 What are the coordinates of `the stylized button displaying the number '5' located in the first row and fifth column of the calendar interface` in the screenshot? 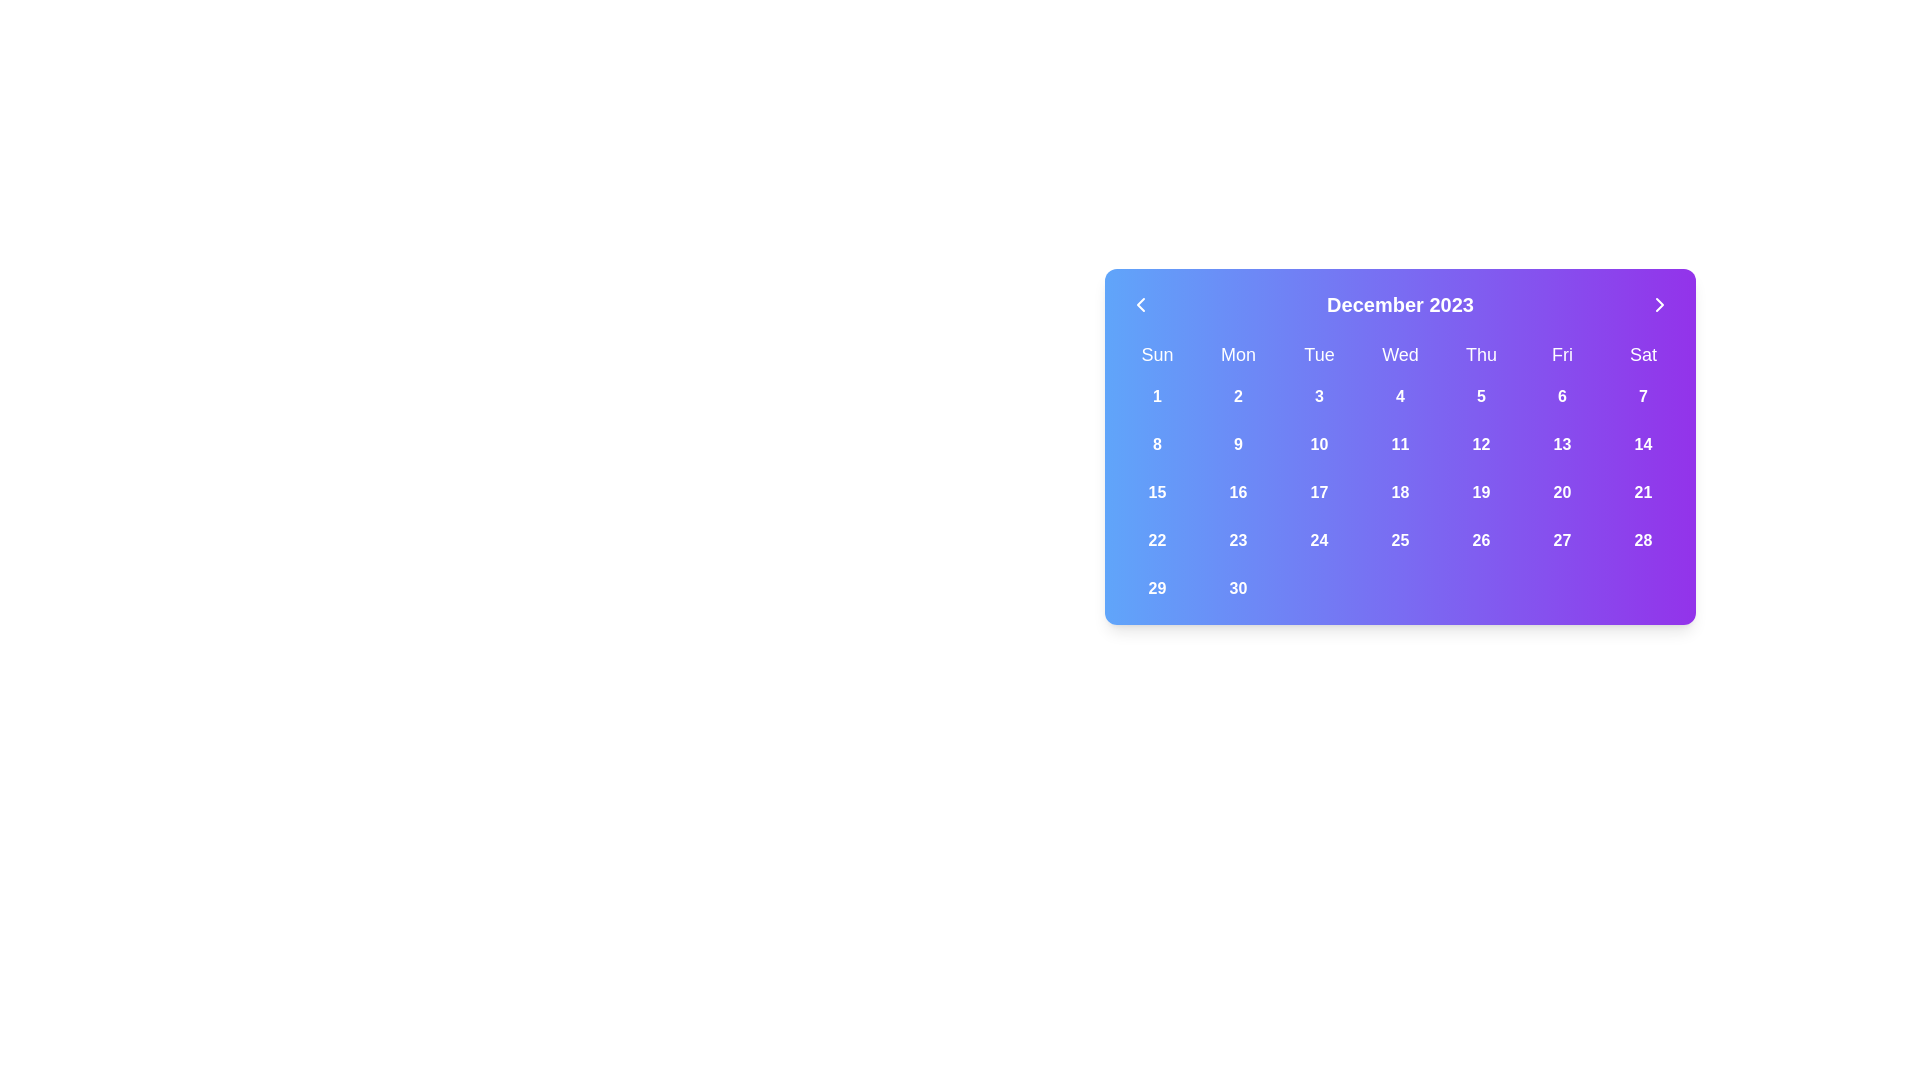 It's located at (1481, 397).